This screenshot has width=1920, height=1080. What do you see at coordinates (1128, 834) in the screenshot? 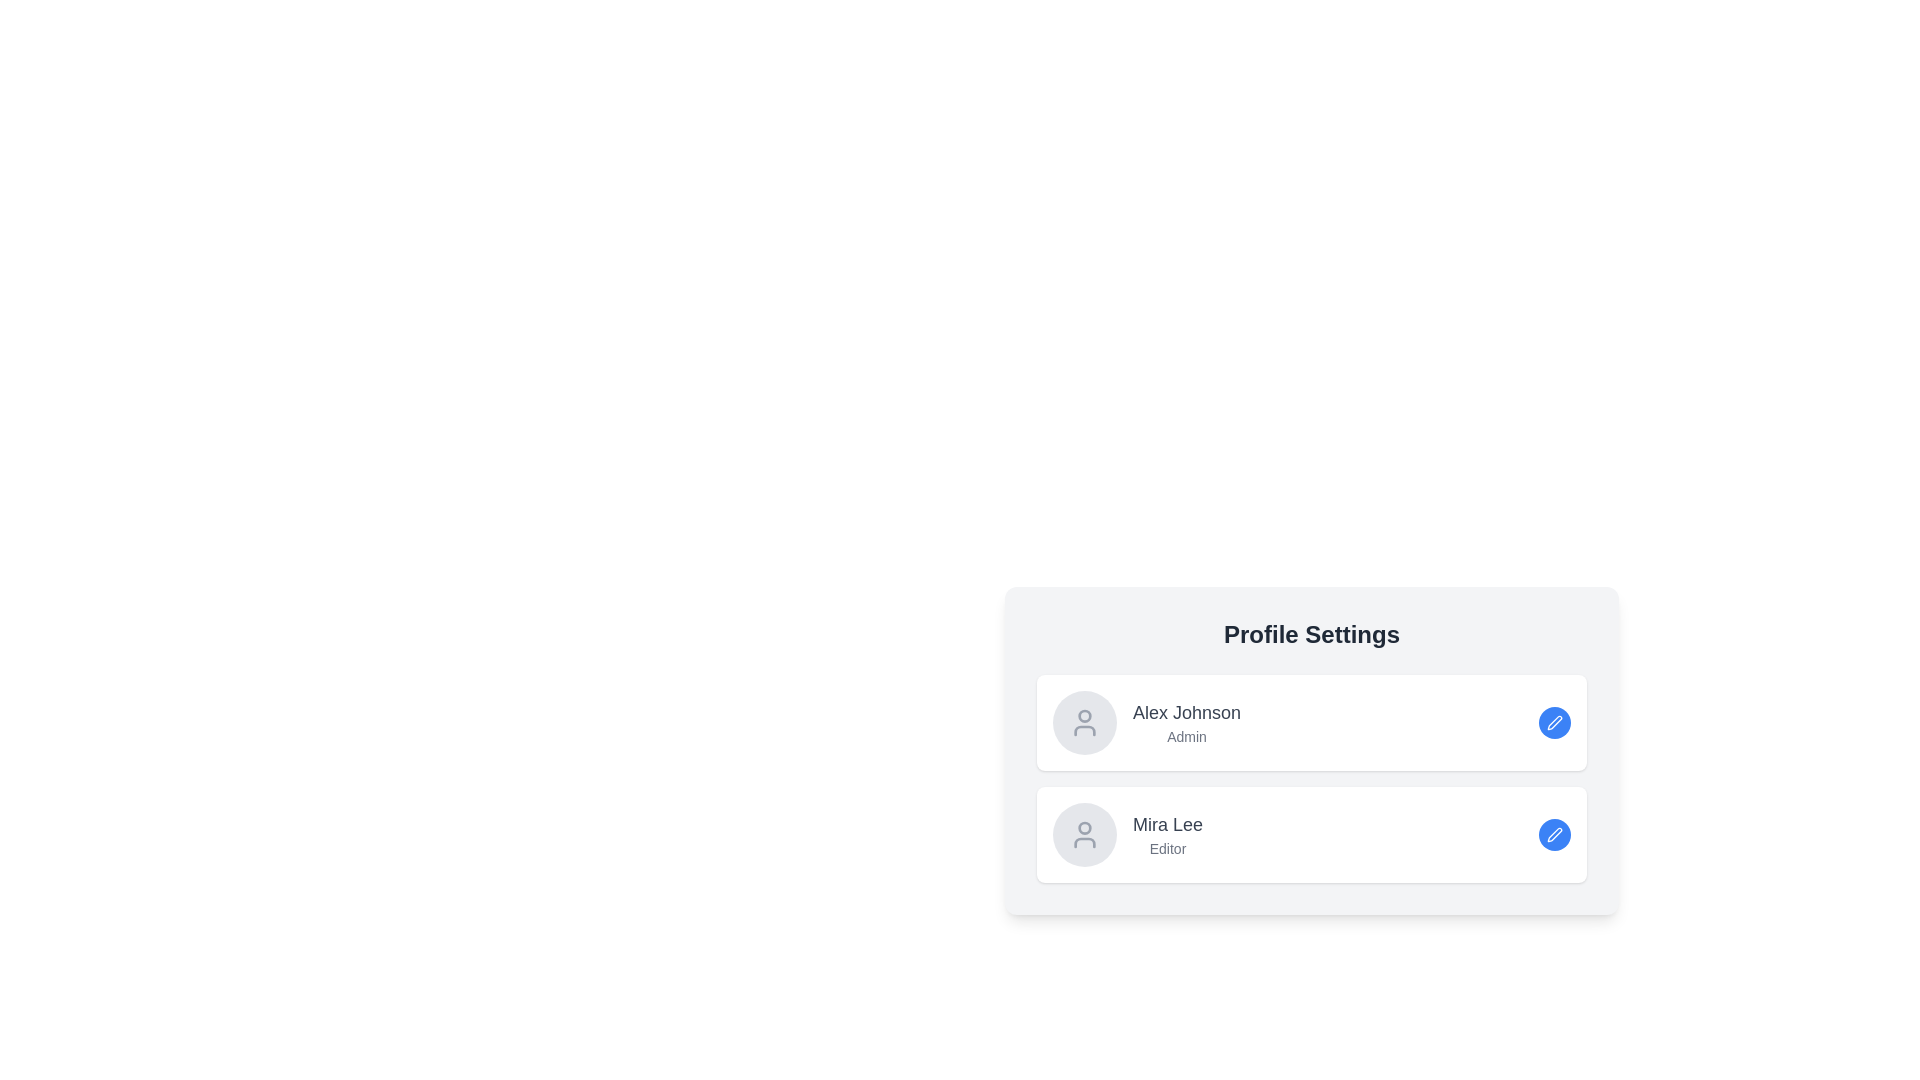
I see `the Profile summary item displaying the user's name and role located at the bottom of the vertical list within a white card interface` at bounding box center [1128, 834].